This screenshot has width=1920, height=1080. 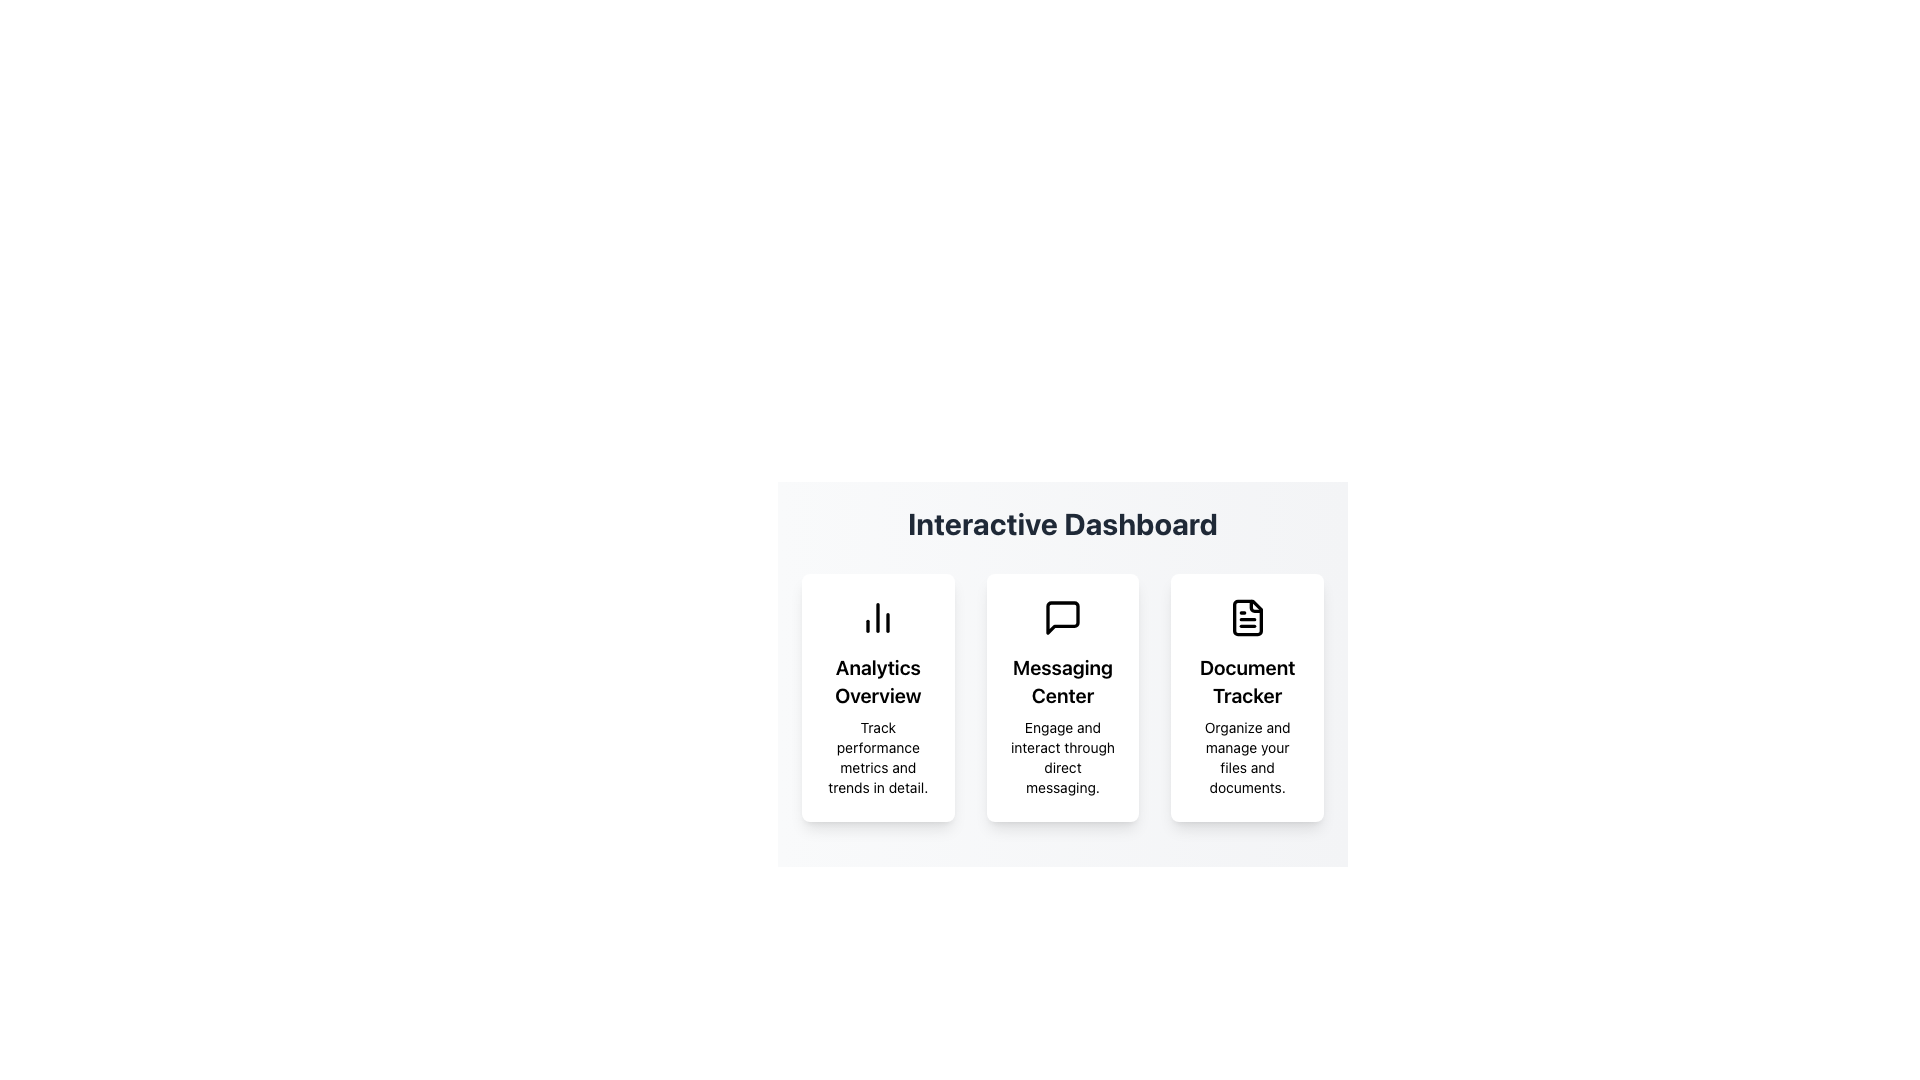 I want to click on the text label displaying 'Document Tracker', which is bold and larger, located in the center of the rightmost card among three horizontally aligned cards, so click(x=1246, y=681).